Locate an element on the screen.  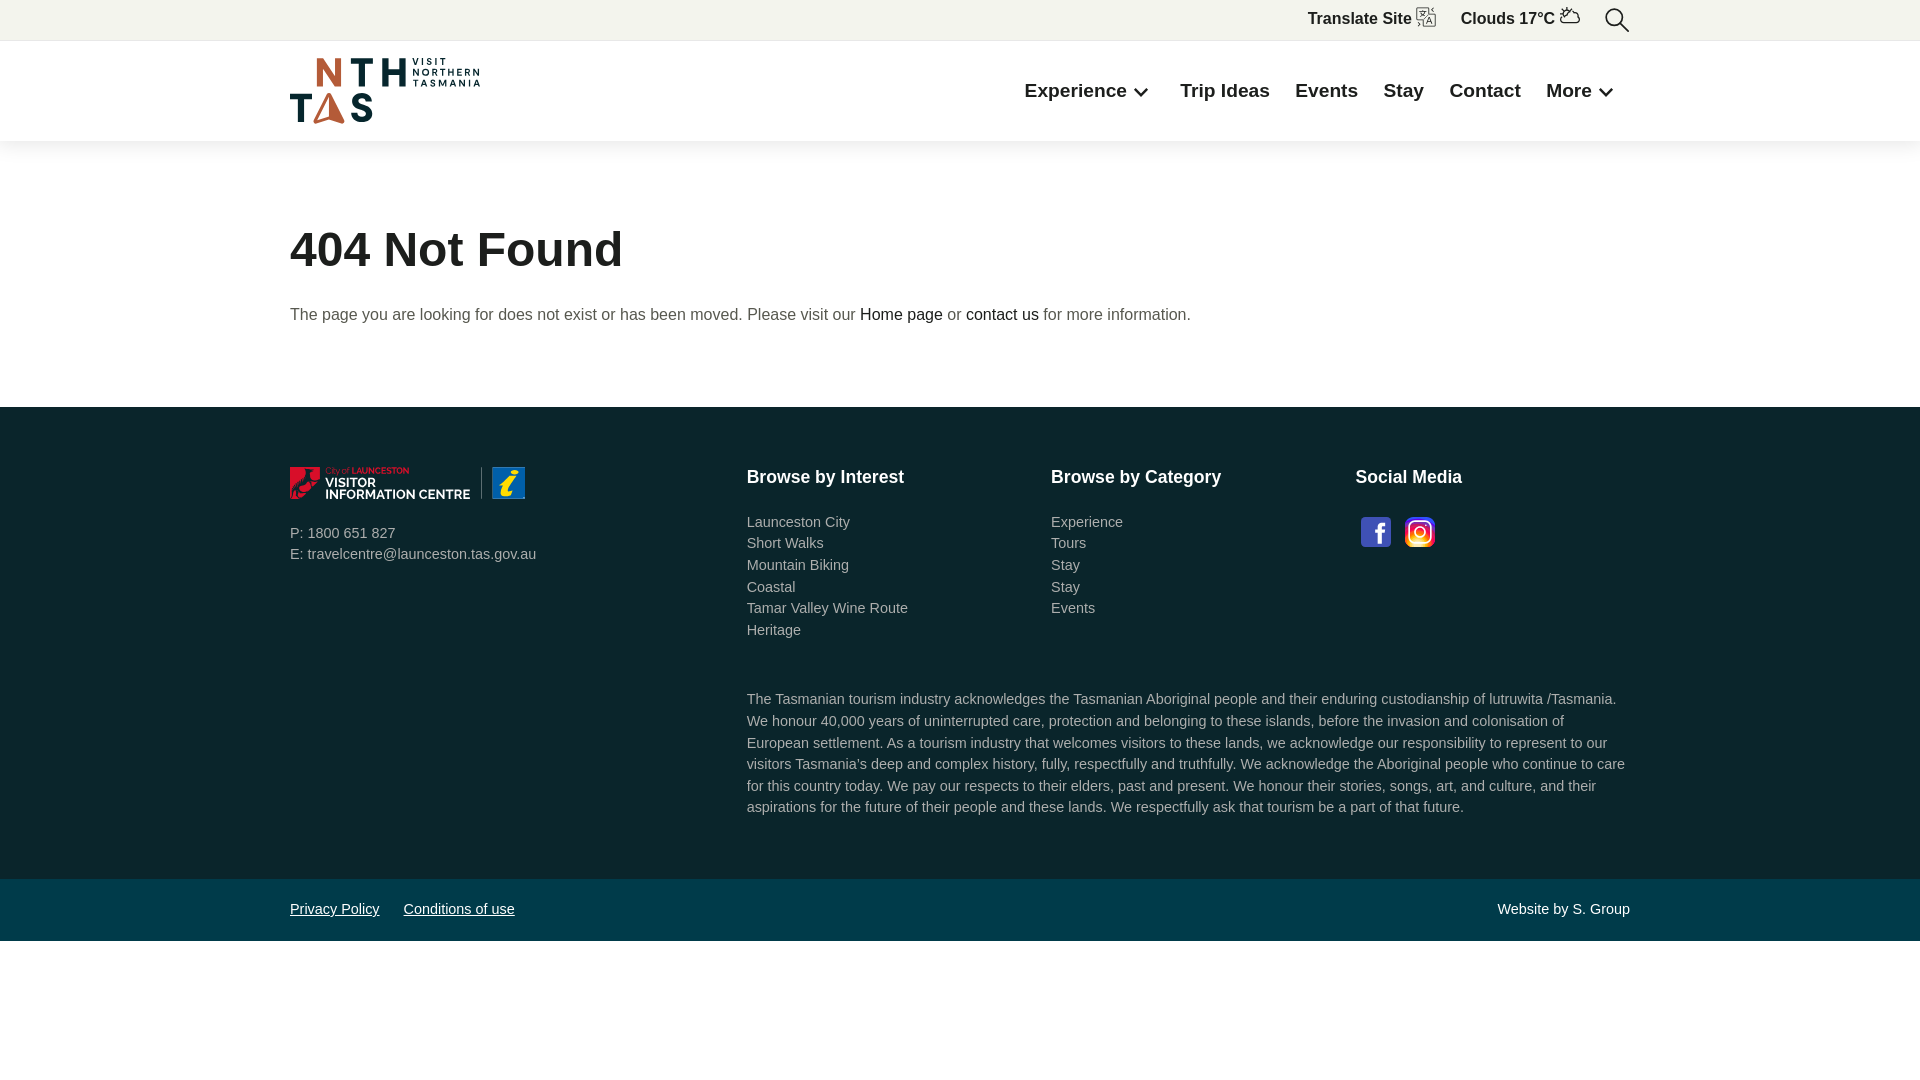
'Mountain Biking' is located at coordinates (796, 564).